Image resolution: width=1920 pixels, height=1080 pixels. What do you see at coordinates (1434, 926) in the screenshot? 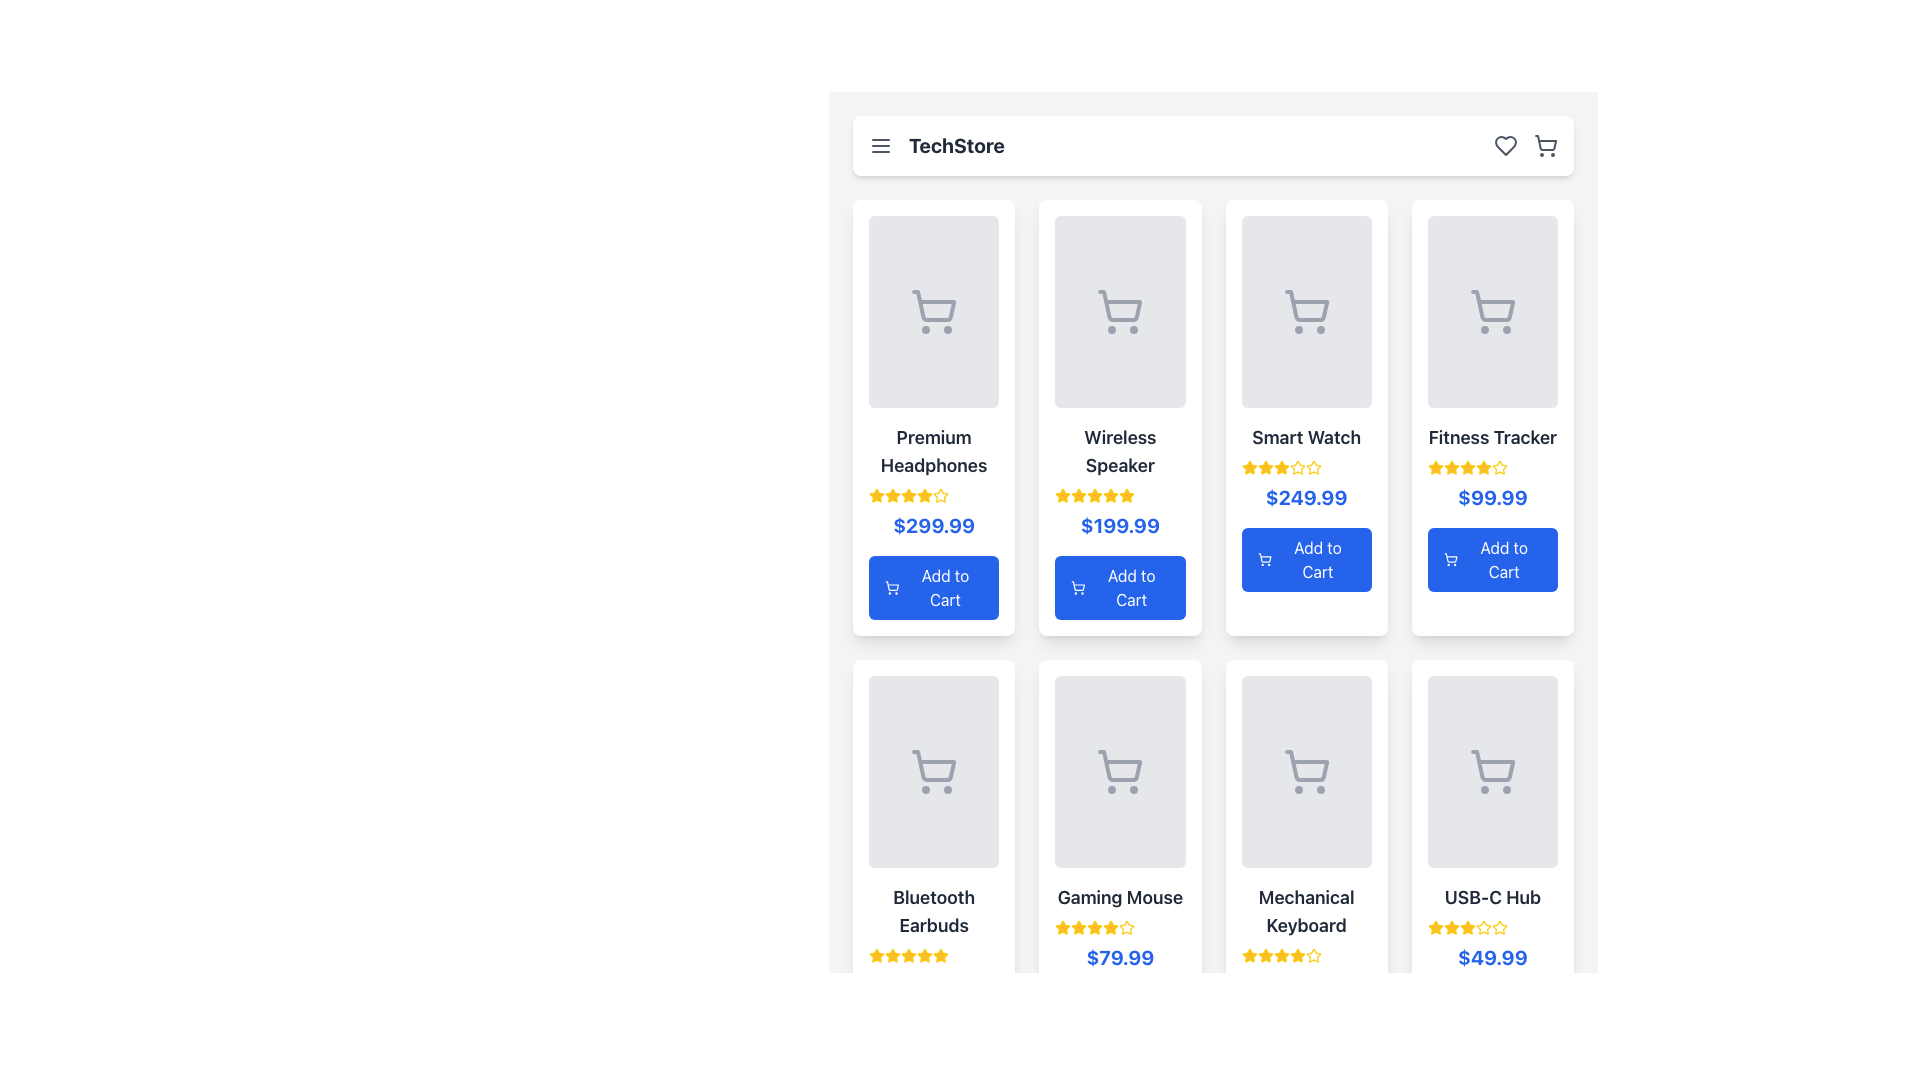
I see `the yellow star icon located under the product titled 'USB-C Hub', which is part of the rating system` at bounding box center [1434, 926].